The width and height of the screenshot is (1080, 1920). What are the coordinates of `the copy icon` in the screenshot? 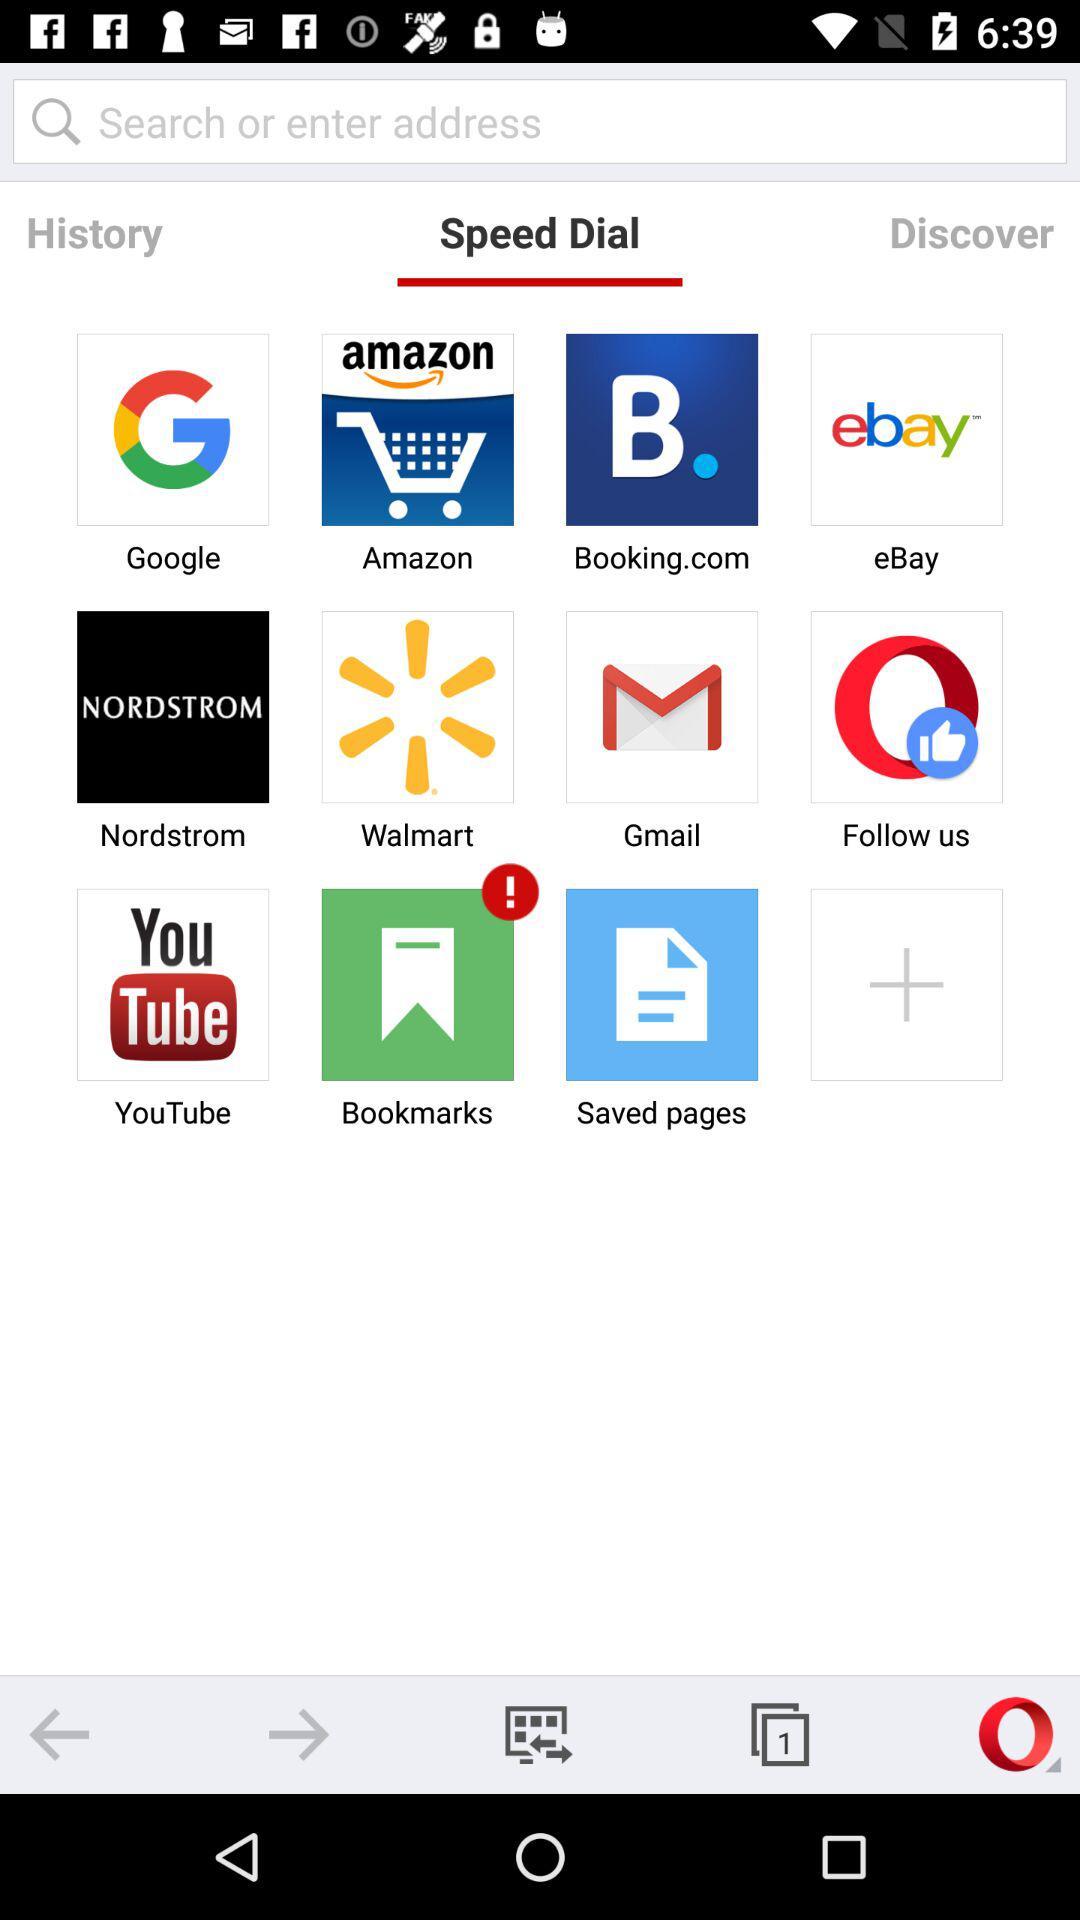 It's located at (778, 1733).